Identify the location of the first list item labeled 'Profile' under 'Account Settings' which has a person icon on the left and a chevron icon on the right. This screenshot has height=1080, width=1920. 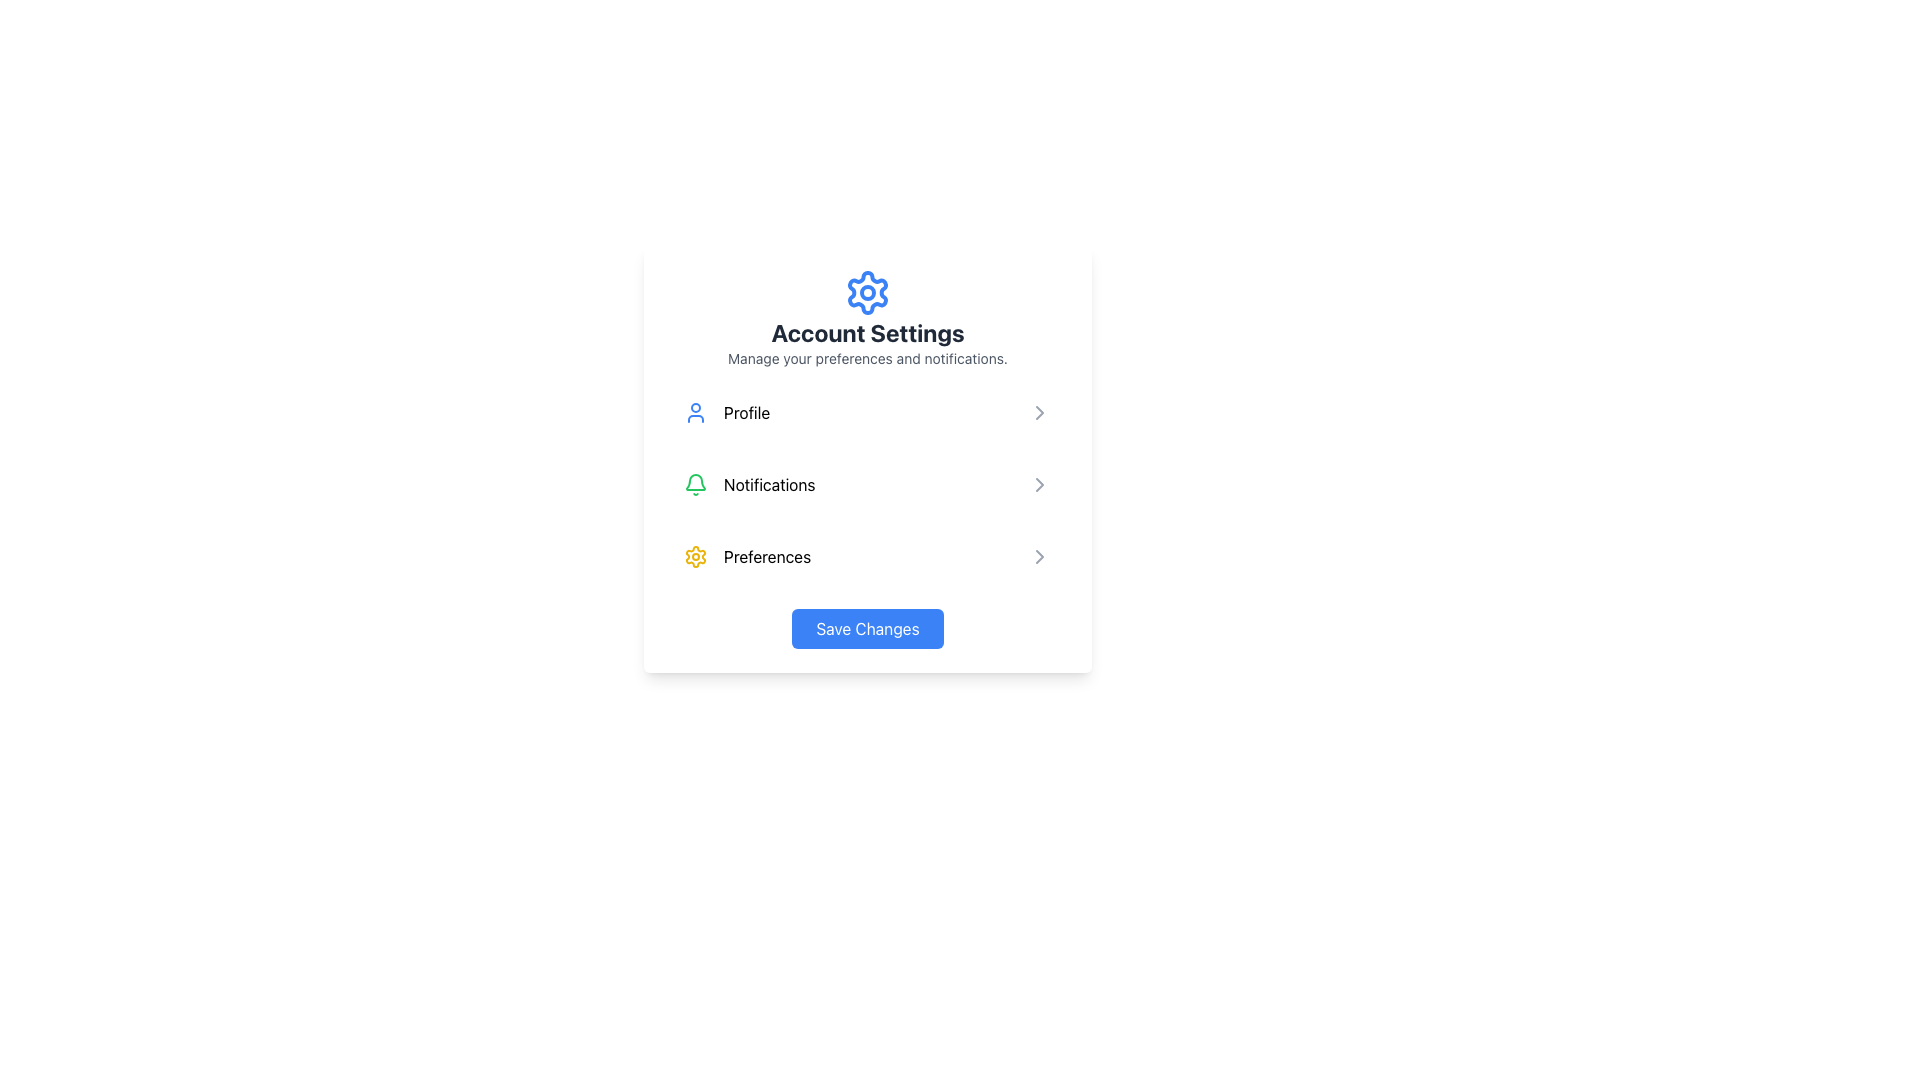
(868, 411).